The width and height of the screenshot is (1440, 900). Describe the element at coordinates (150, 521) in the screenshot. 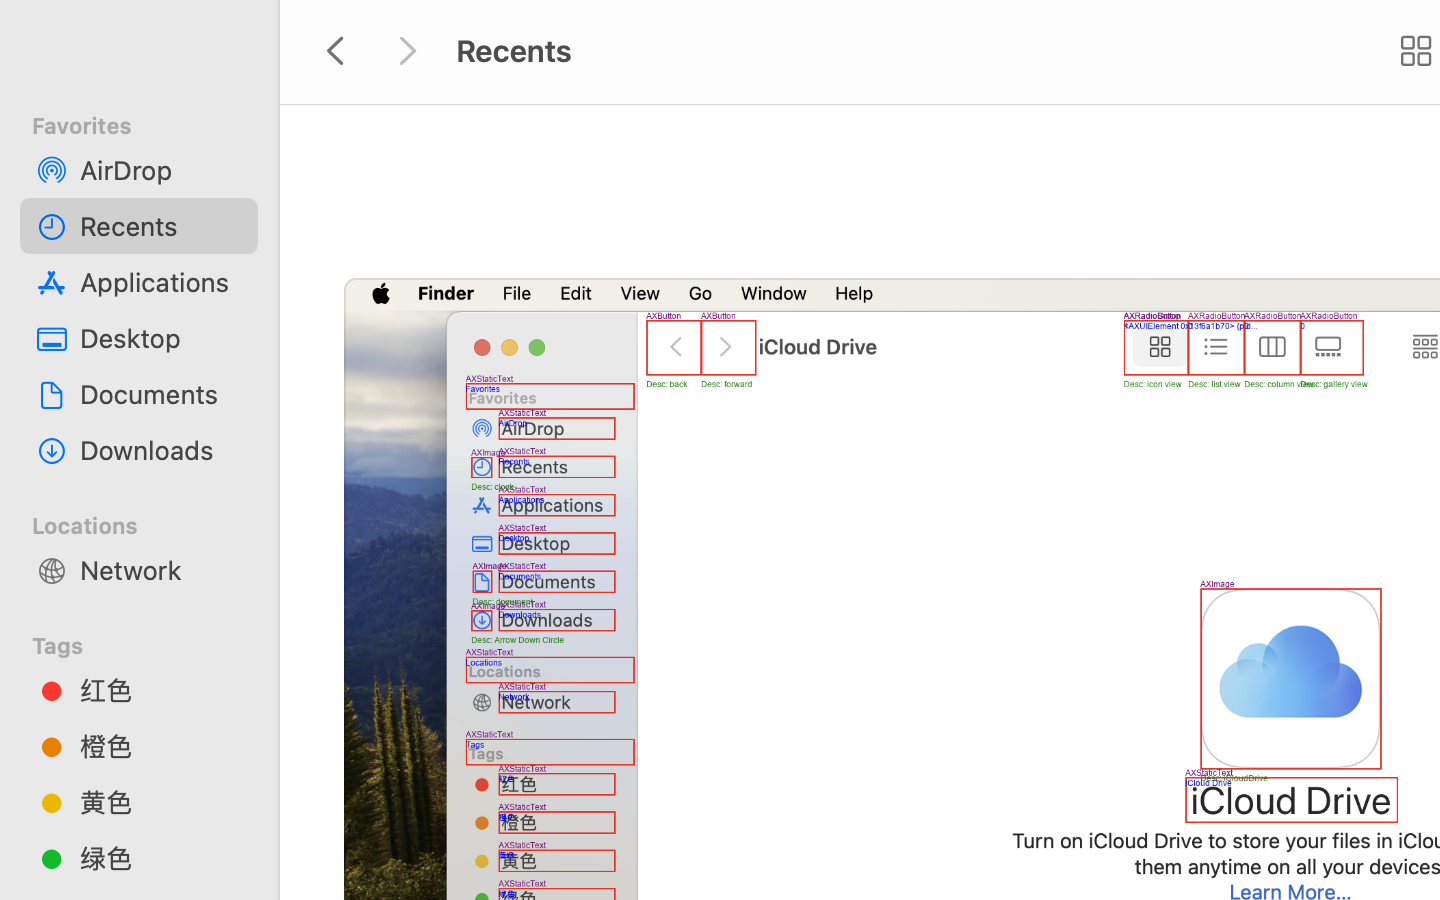

I see `'Locations'` at that location.